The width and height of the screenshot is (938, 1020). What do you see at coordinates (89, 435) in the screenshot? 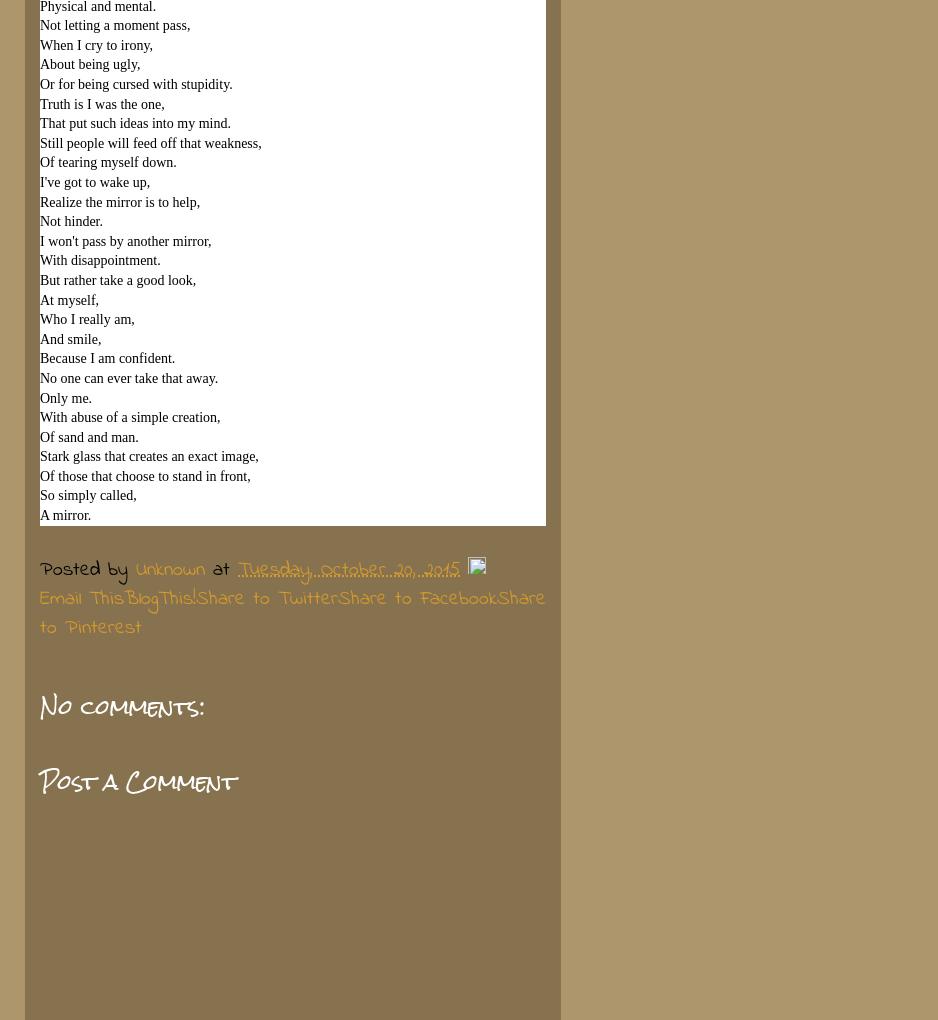
I see `'Of sand and man.'` at bounding box center [89, 435].